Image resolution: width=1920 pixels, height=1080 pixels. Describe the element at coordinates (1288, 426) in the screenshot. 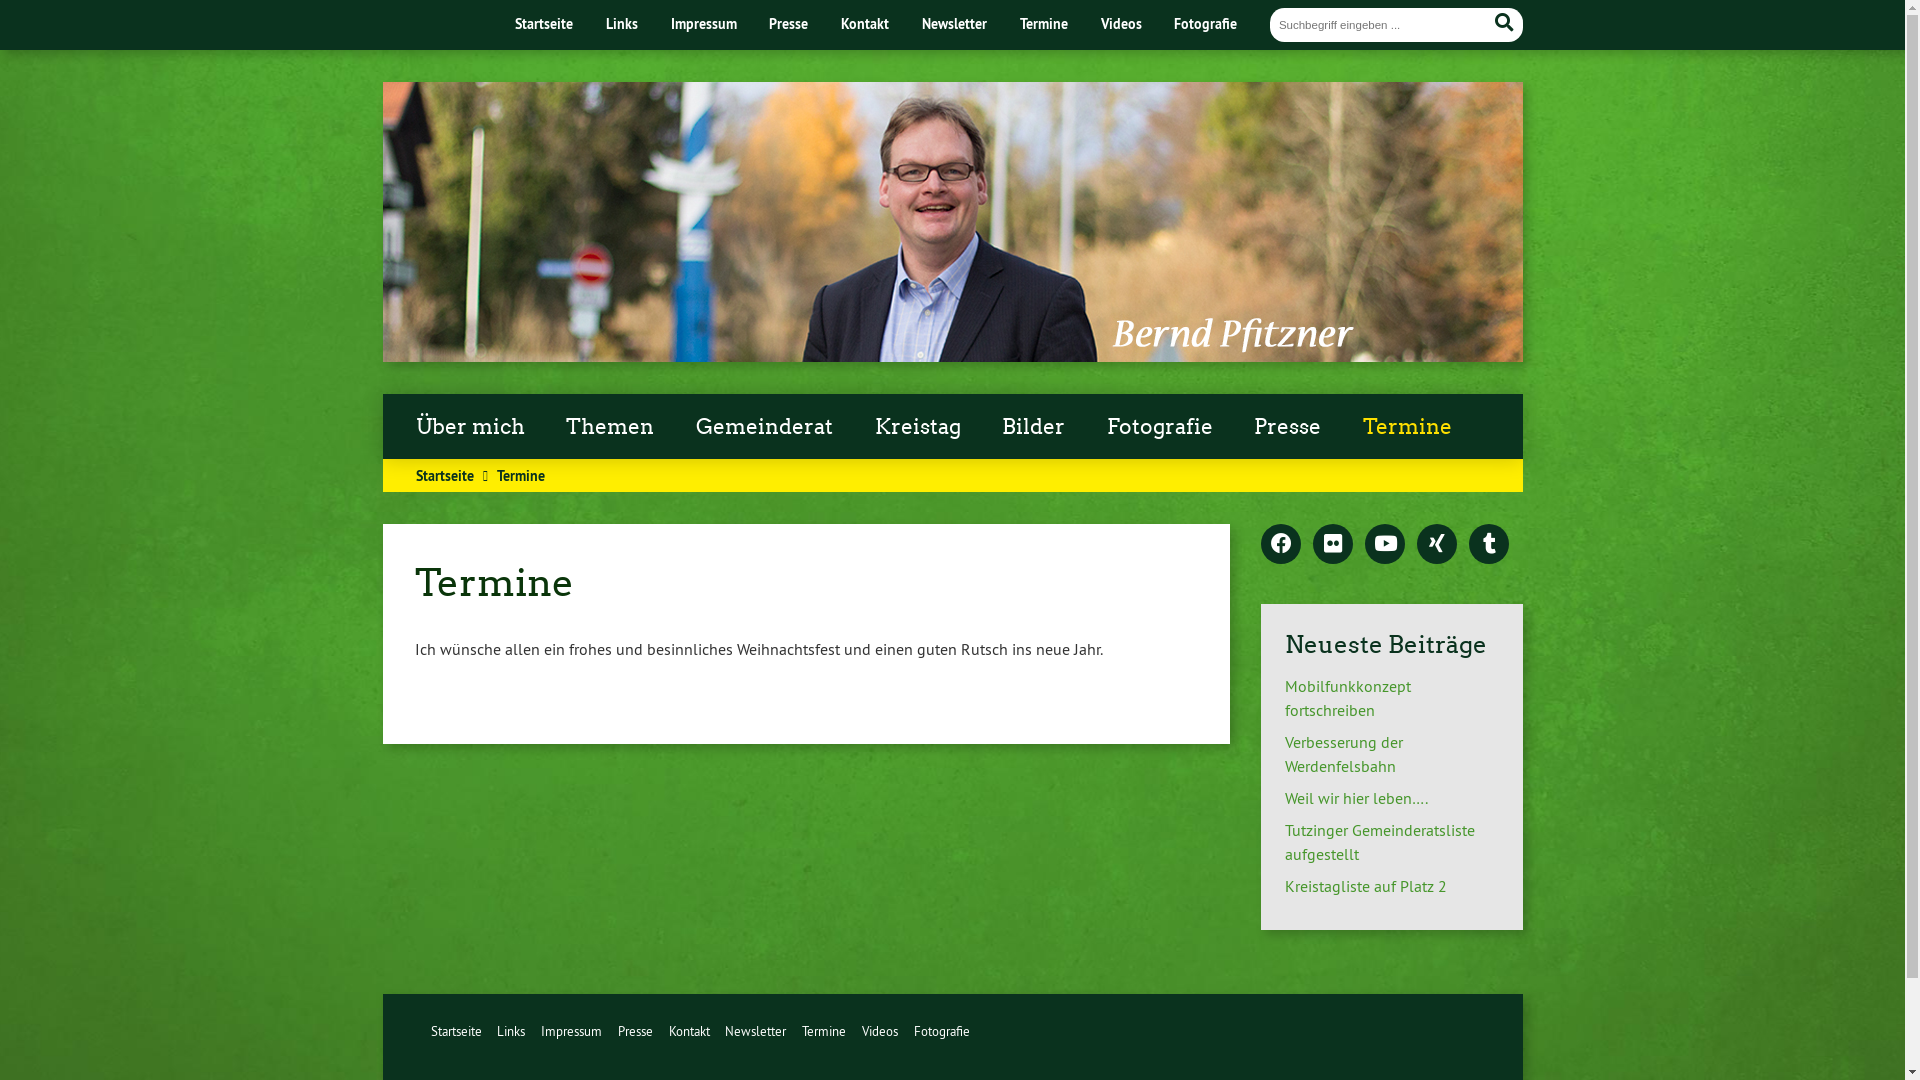

I see `'Presse'` at that location.